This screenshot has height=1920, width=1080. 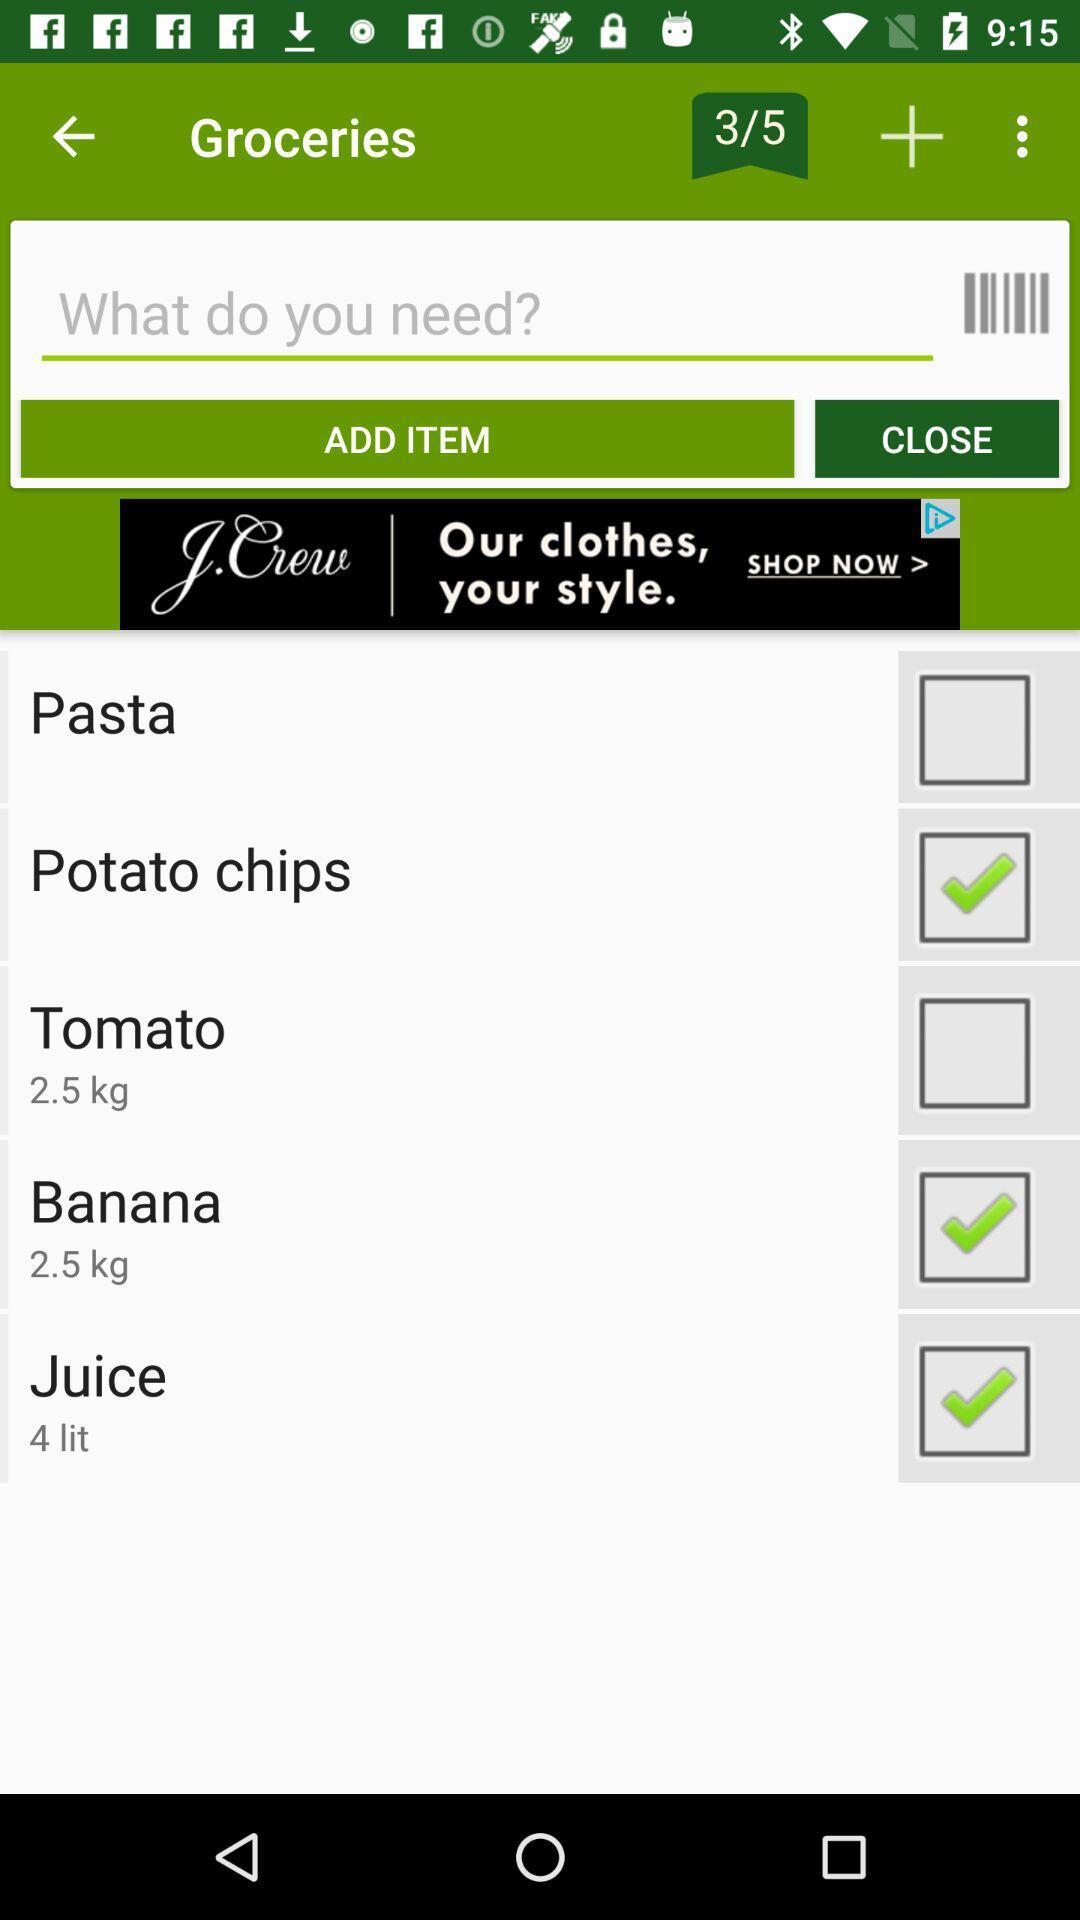 I want to click on groceries mark button, so click(x=988, y=1223).